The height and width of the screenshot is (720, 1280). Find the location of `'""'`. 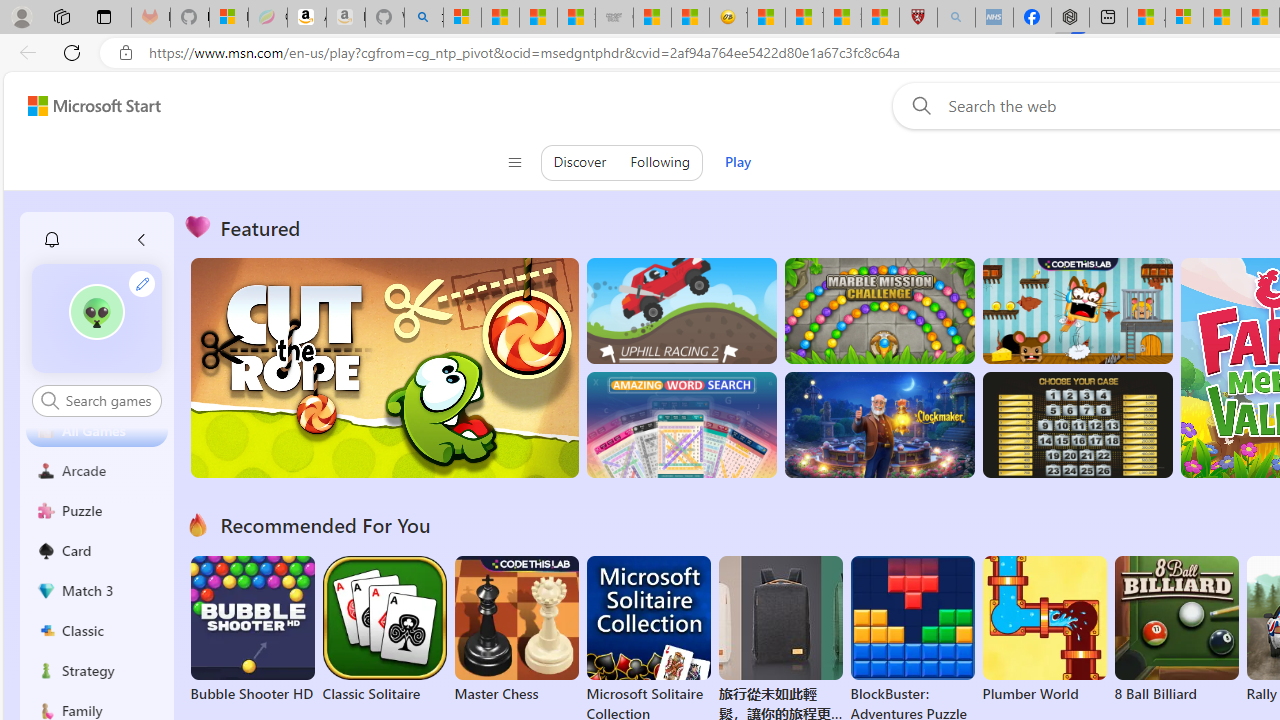

'""' is located at coordinates (95, 312).